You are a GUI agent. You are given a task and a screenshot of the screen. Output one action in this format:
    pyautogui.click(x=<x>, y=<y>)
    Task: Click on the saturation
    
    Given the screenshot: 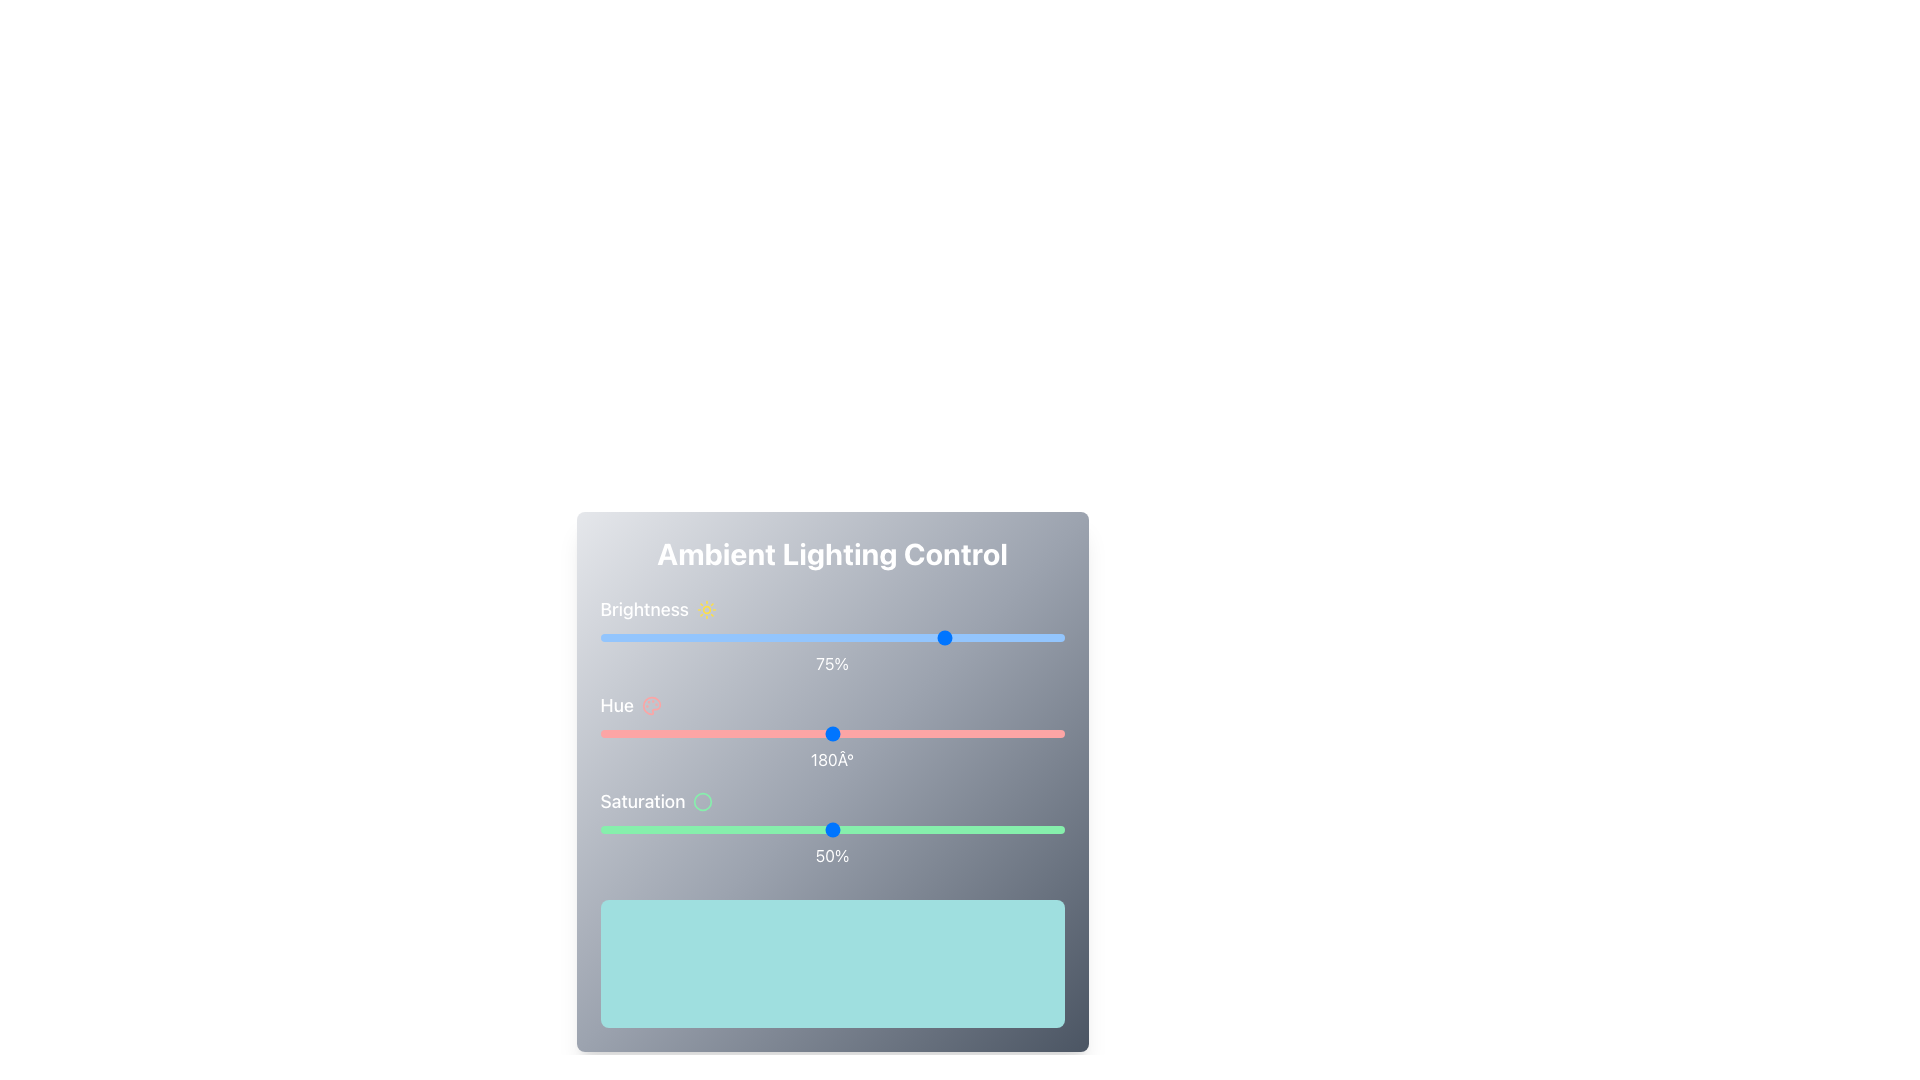 What is the action you would take?
    pyautogui.click(x=697, y=829)
    